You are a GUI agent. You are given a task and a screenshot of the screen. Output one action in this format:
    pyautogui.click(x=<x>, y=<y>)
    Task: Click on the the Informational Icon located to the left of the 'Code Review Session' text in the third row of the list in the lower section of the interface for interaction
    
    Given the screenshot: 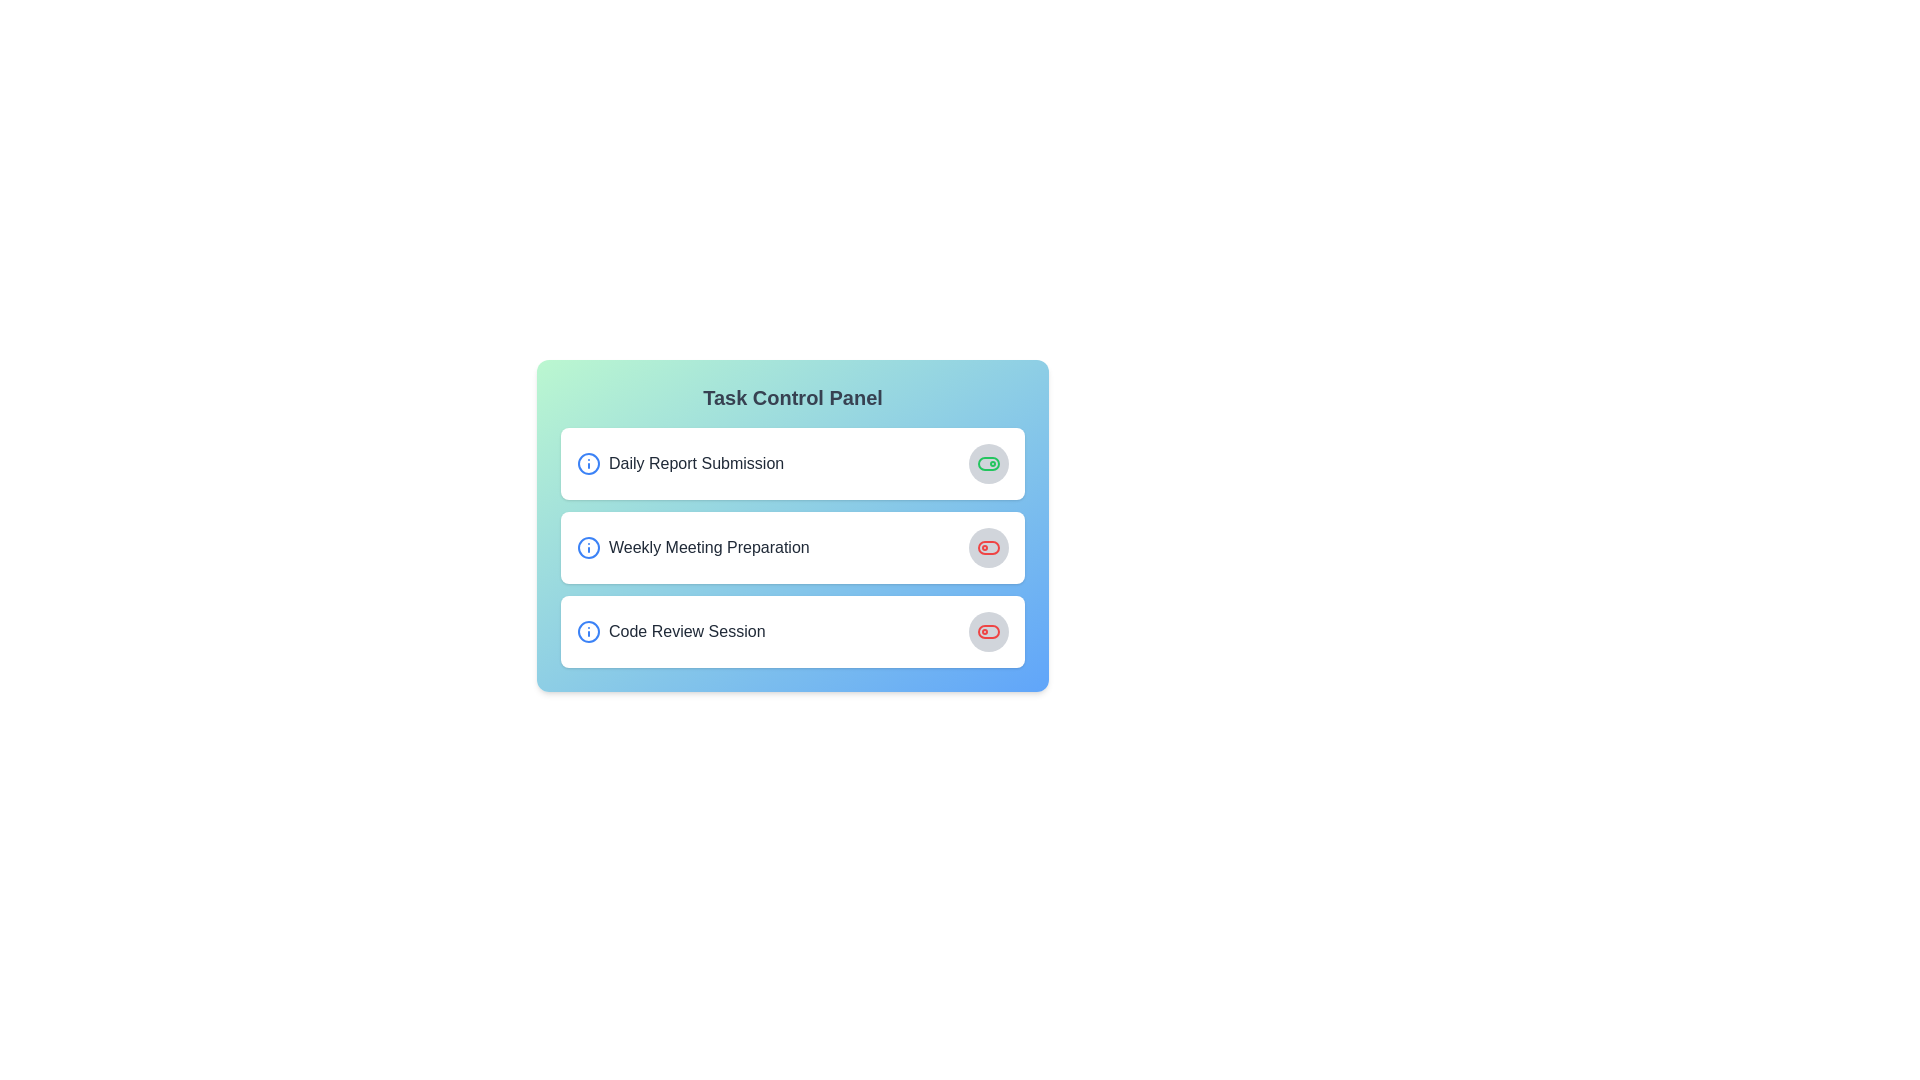 What is the action you would take?
    pyautogui.click(x=588, y=632)
    